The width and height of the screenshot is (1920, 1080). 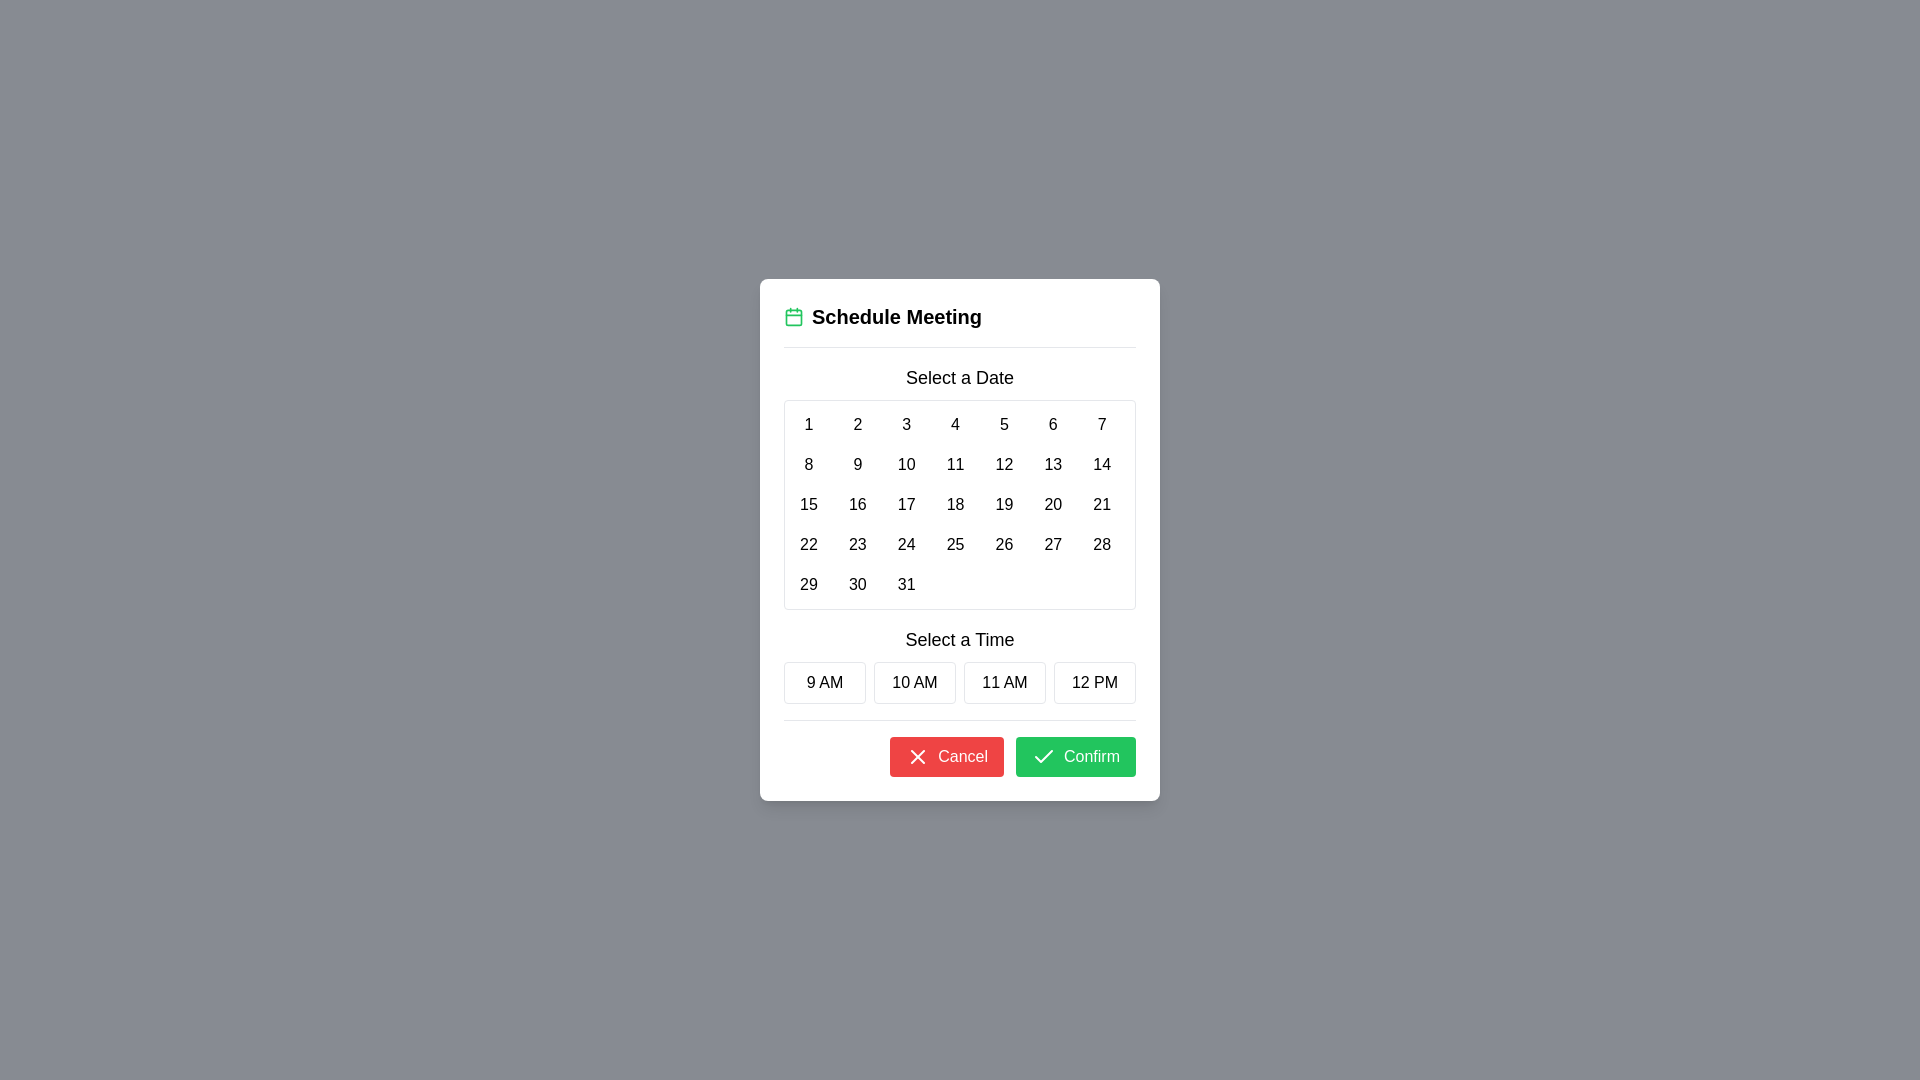 I want to click on the 'X' icon located within the red 'Cancel' button, which features a red background and white stroke, positioned to the left of the 'Cancel' text, so click(x=917, y=756).